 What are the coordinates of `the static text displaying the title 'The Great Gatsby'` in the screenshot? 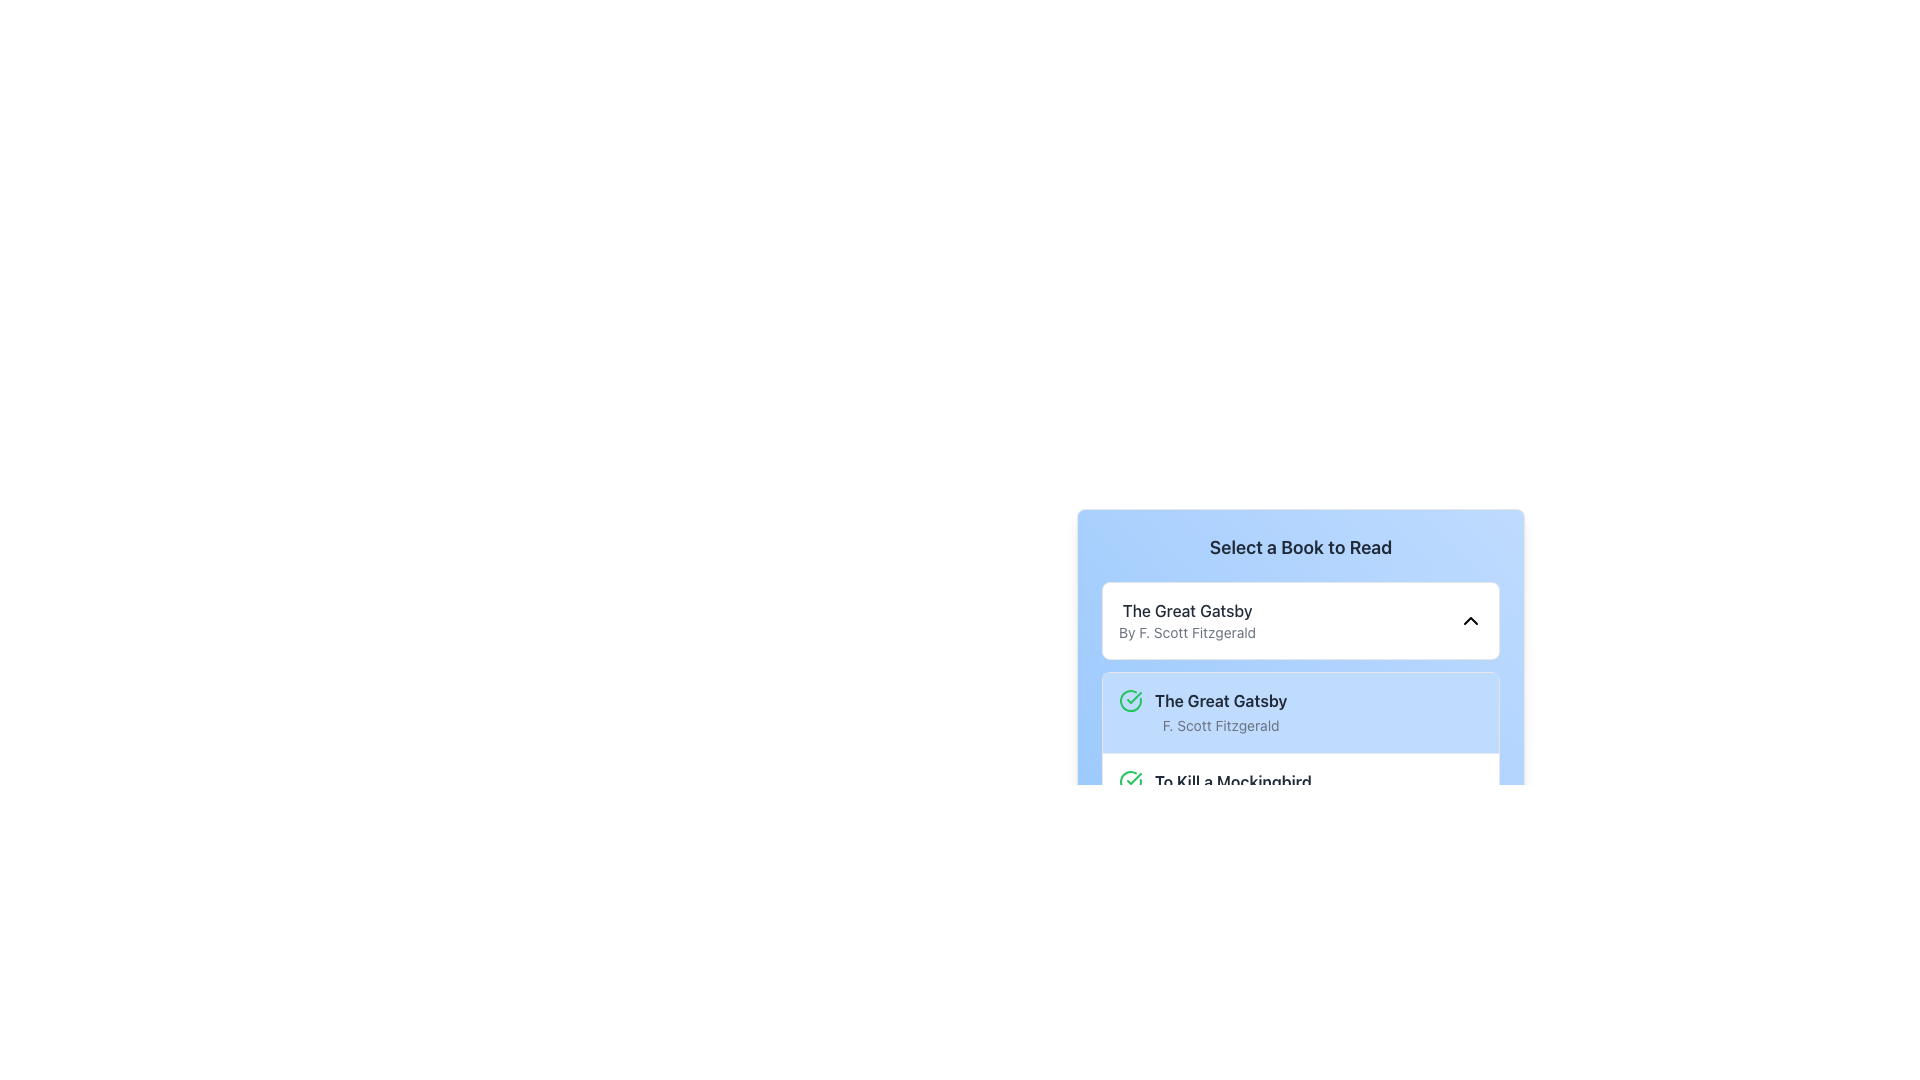 It's located at (1220, 700).